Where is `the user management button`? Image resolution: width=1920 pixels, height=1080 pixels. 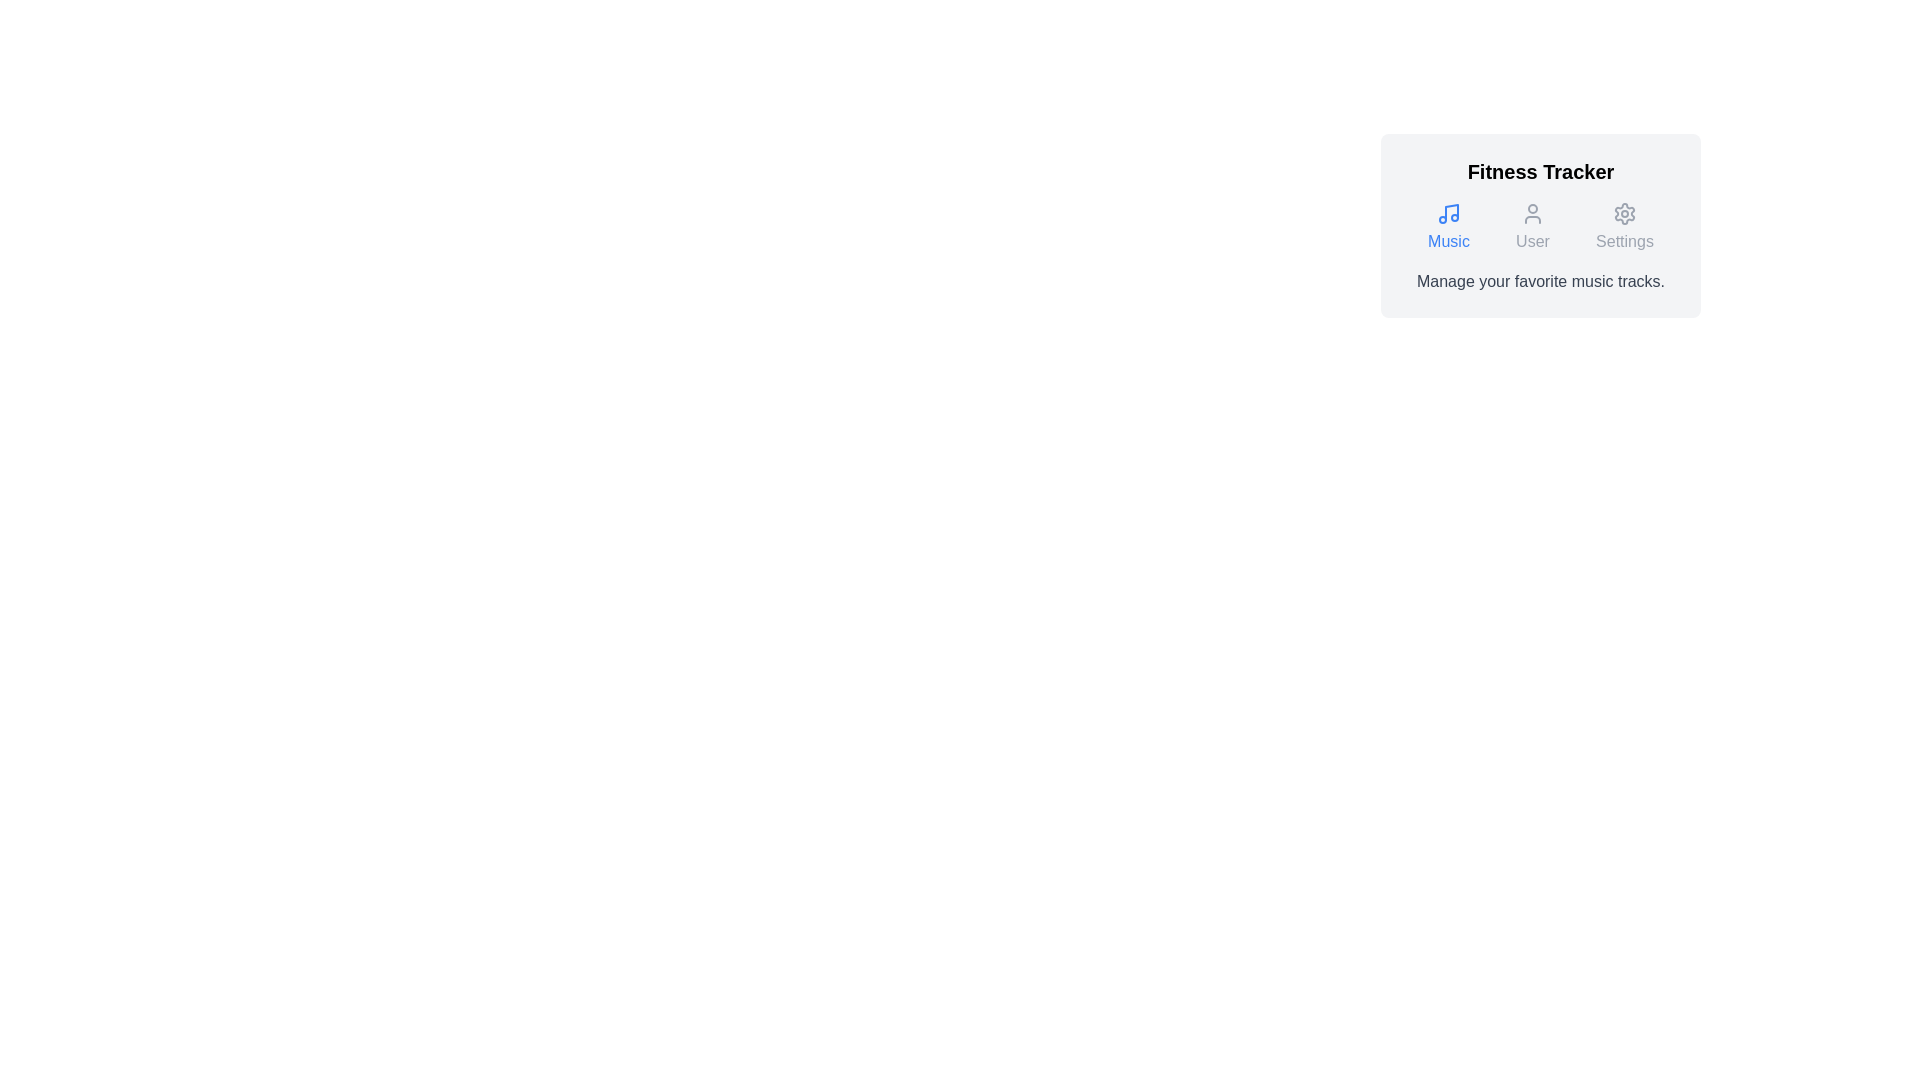
the user management button is located at coordinates (1531, 226).